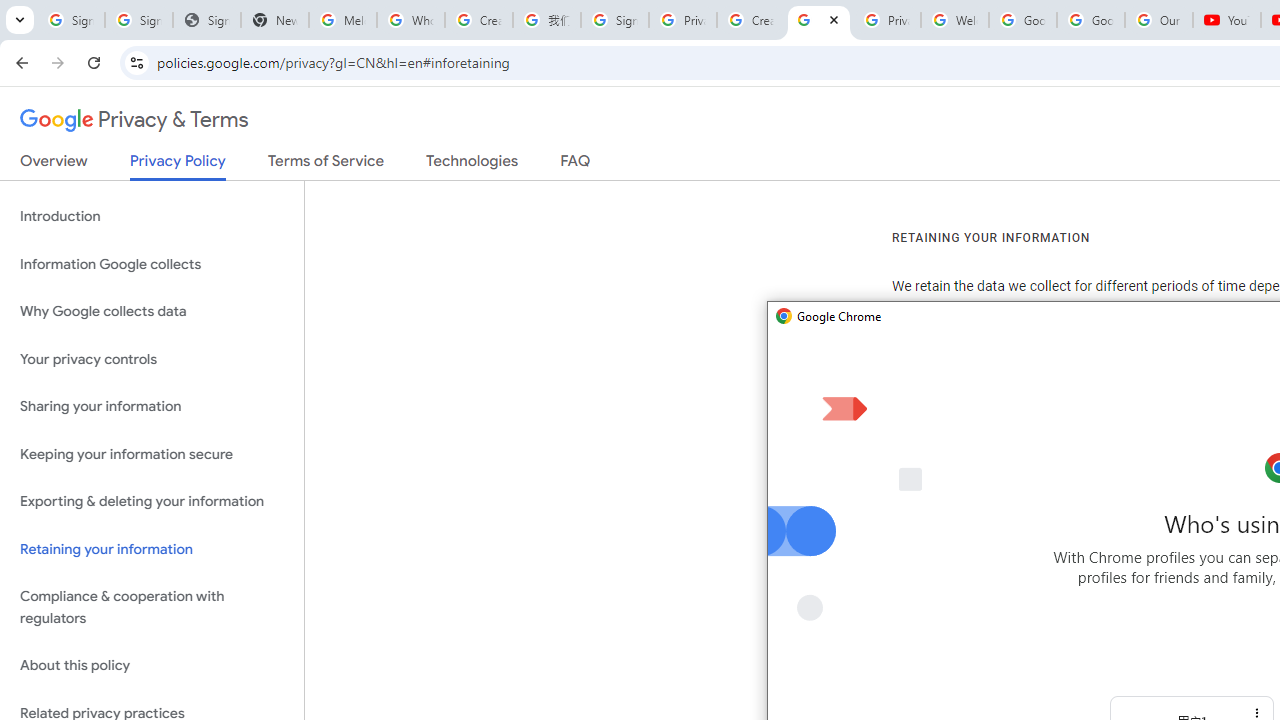 Image resolution: width=1280 pixels, height=720 pixels. Describe the element at coordinates (273, 20) in the screenshot. I see `'New Tab'` at that location.